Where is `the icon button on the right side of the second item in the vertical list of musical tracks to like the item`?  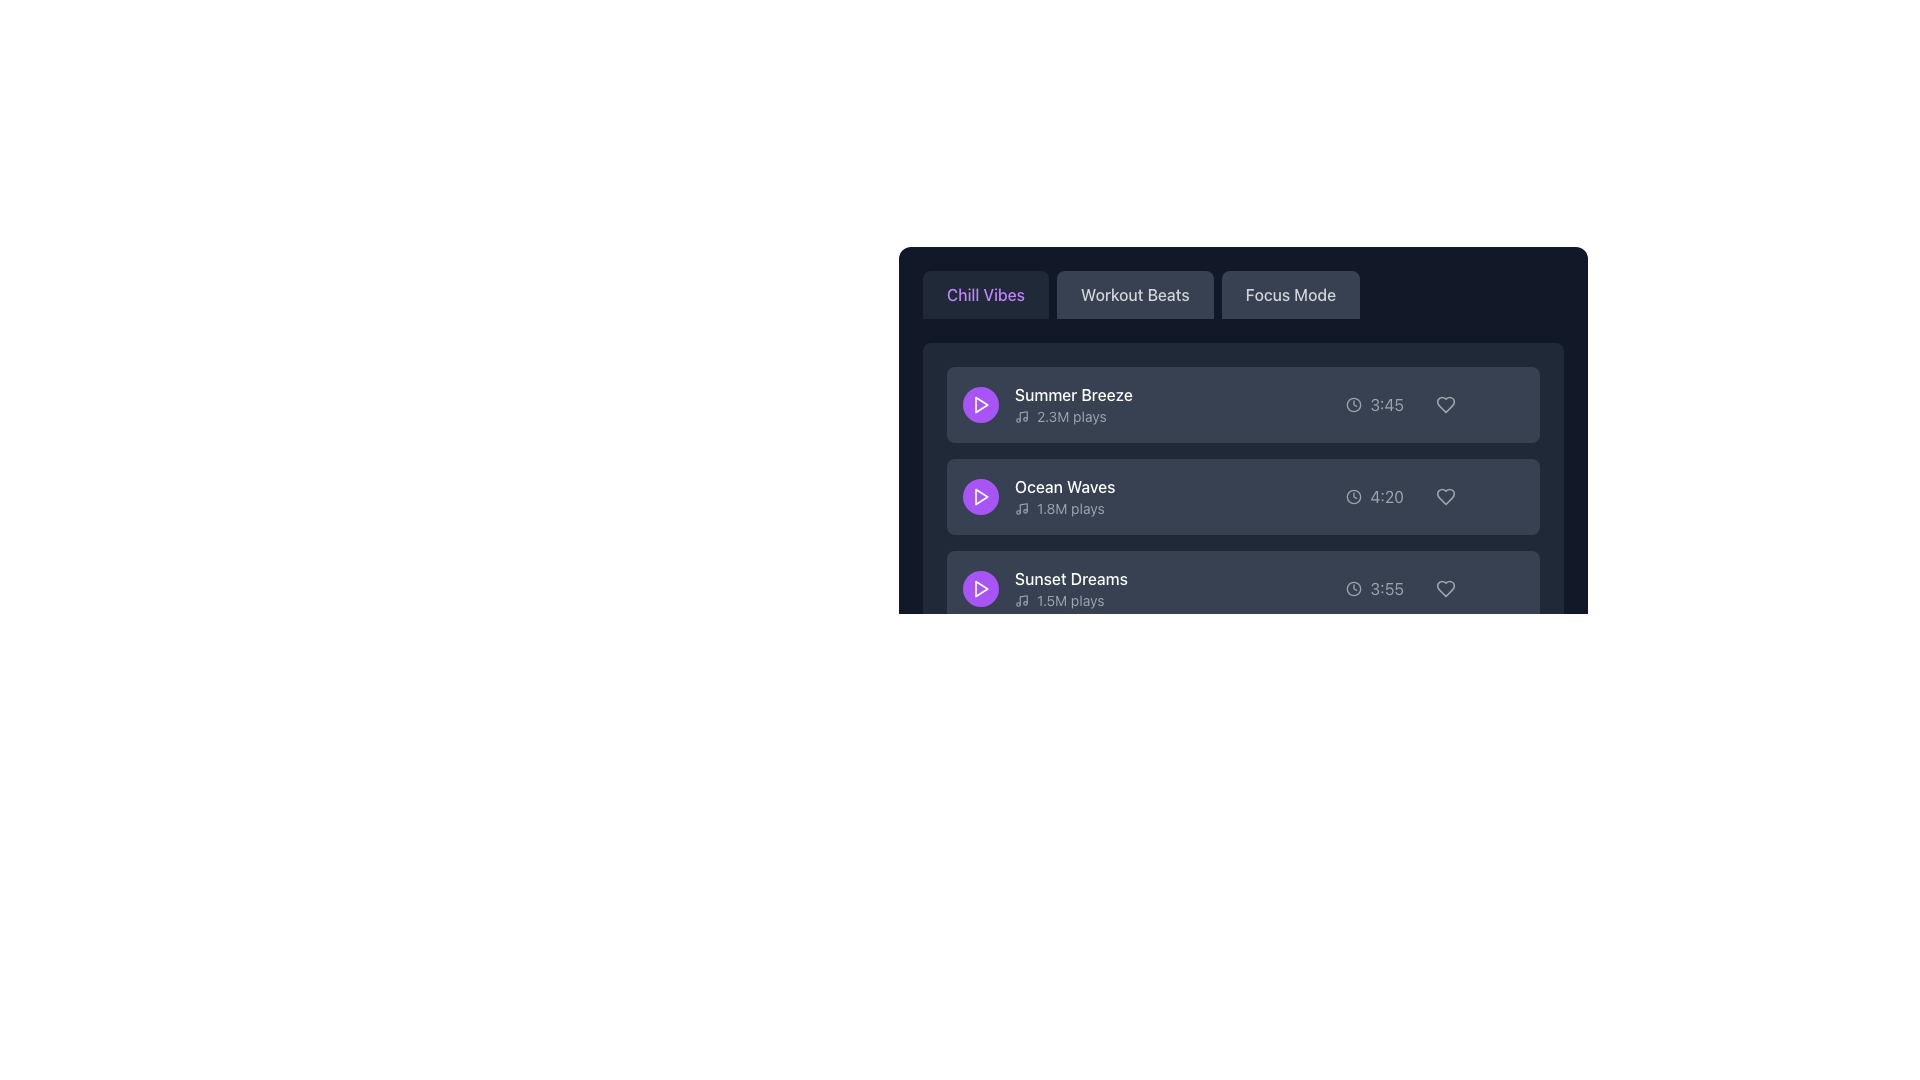
the icon button on the right side of the second item in the vertical list of musical tracks to like the item is located at coordinates (1445, 496).